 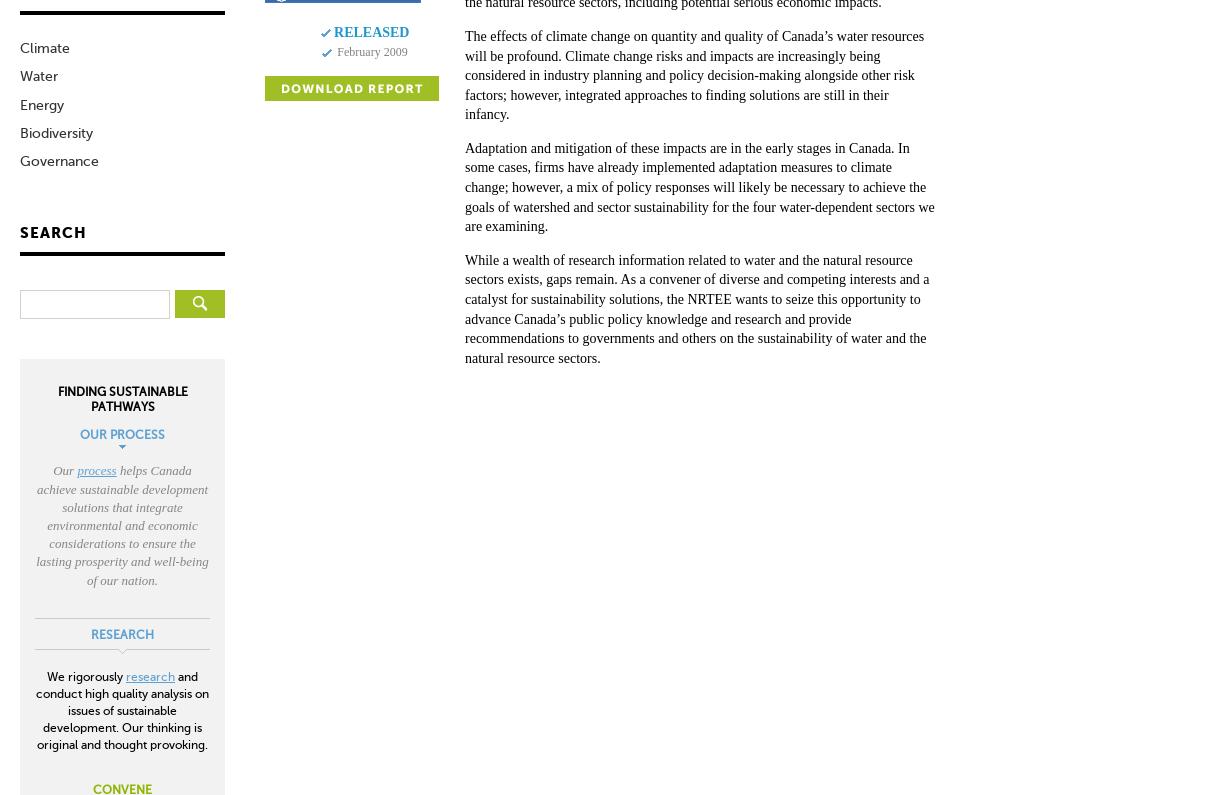 I want to click on 'Energy', so click(x=41, y=104).